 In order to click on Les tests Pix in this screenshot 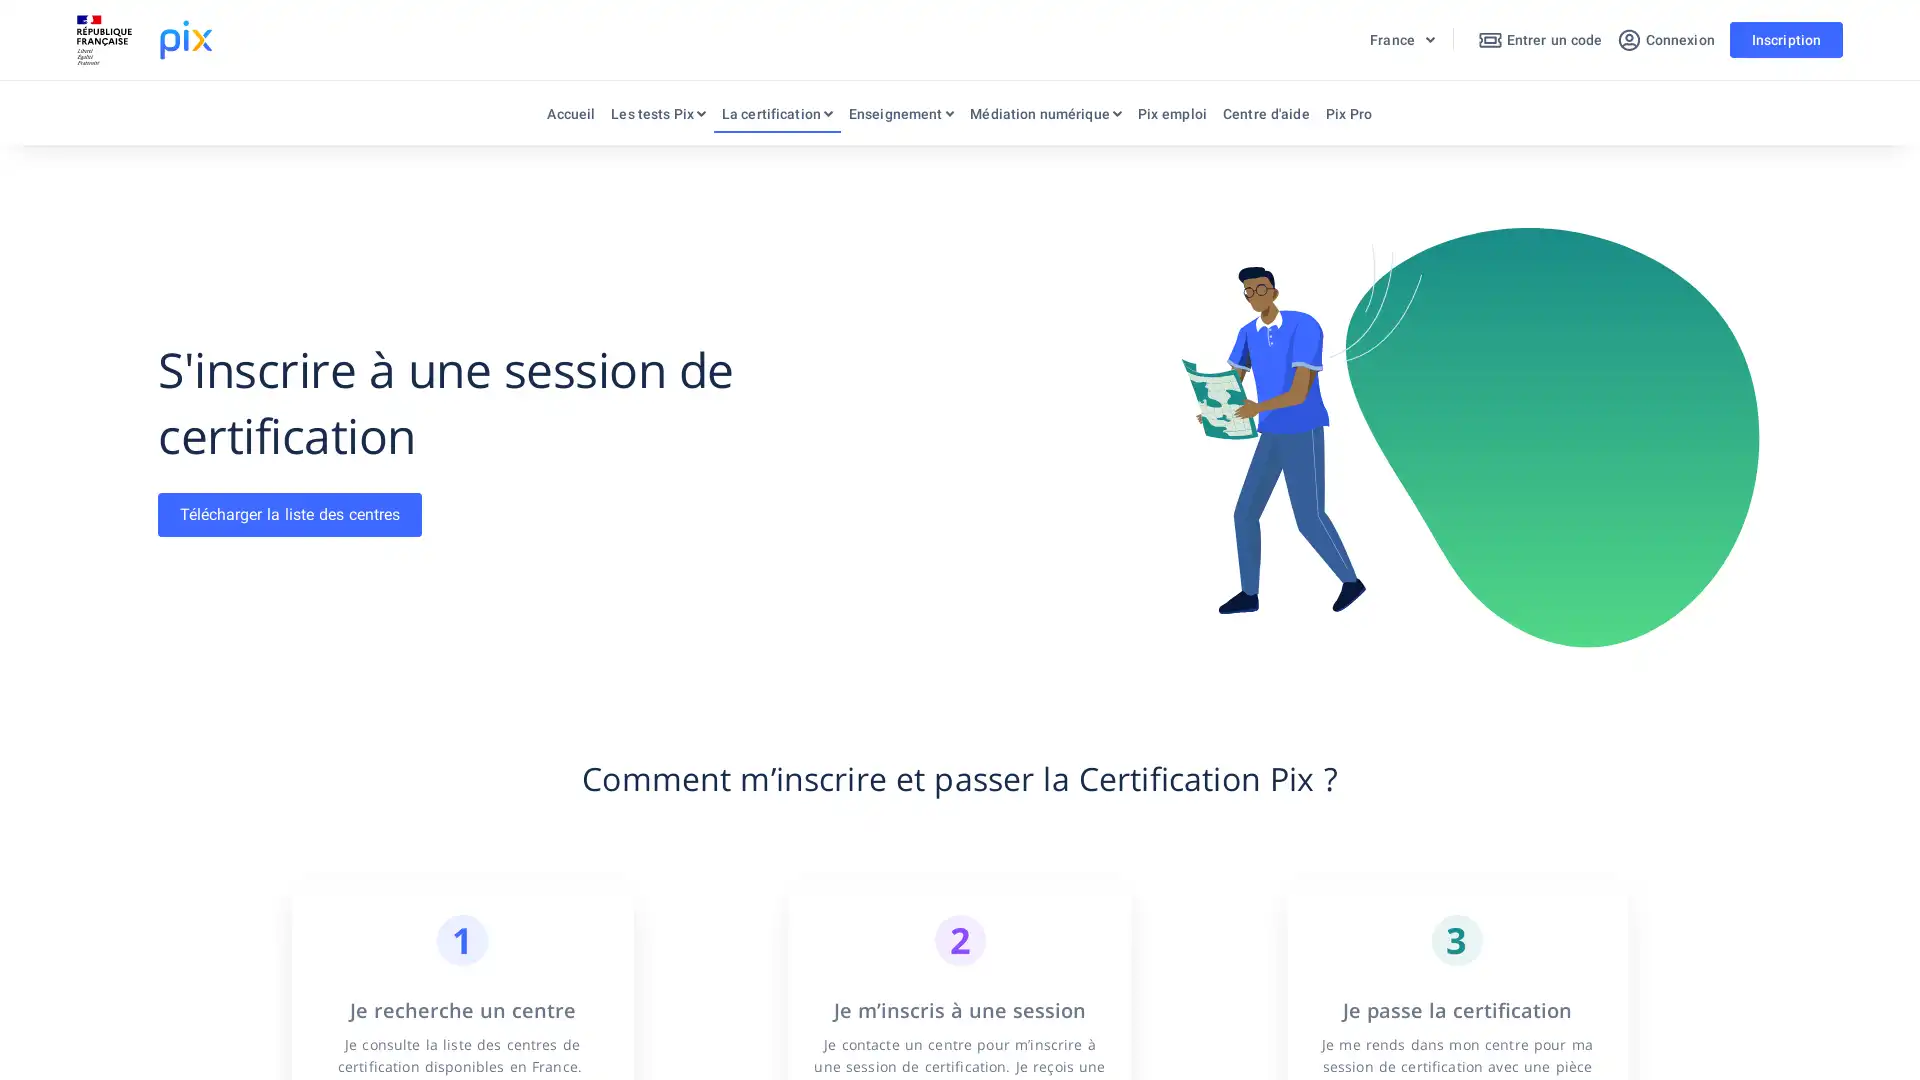, I will do `click(657, 118)`.